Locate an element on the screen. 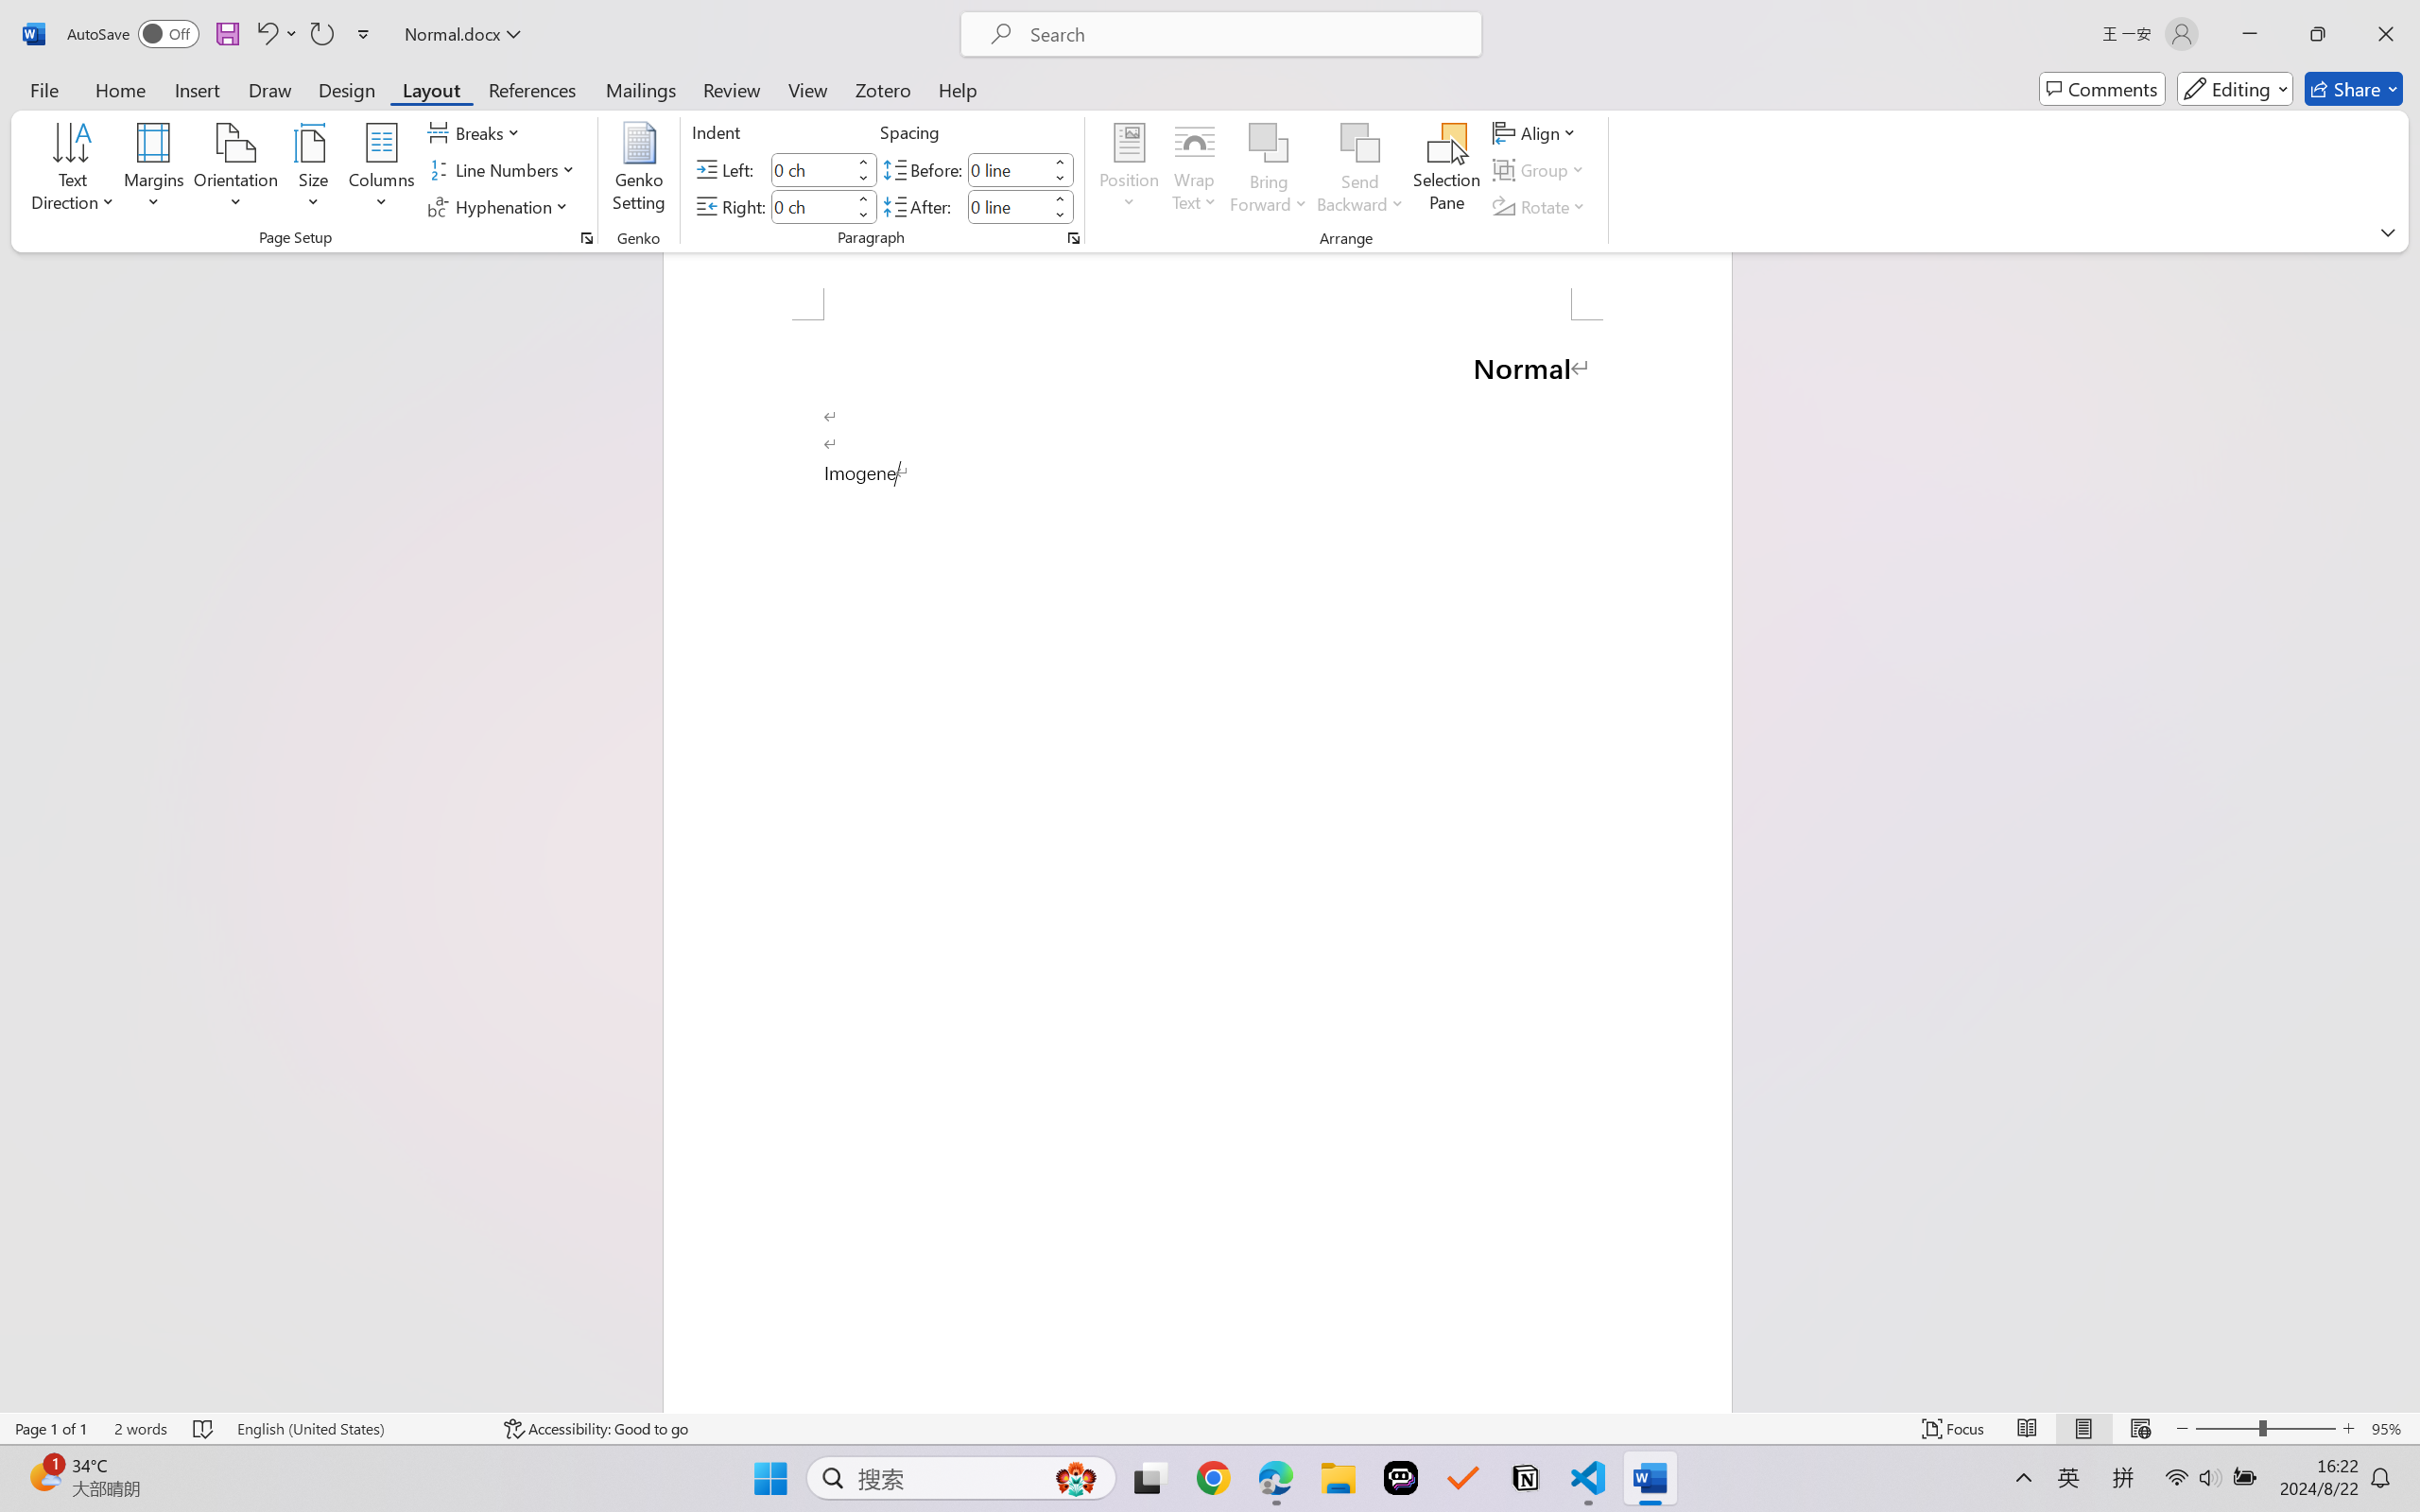 Image resolution: width=2420 pixels, height=1512 pixels. 'Indent Right' is located at coordinates (810, 205).